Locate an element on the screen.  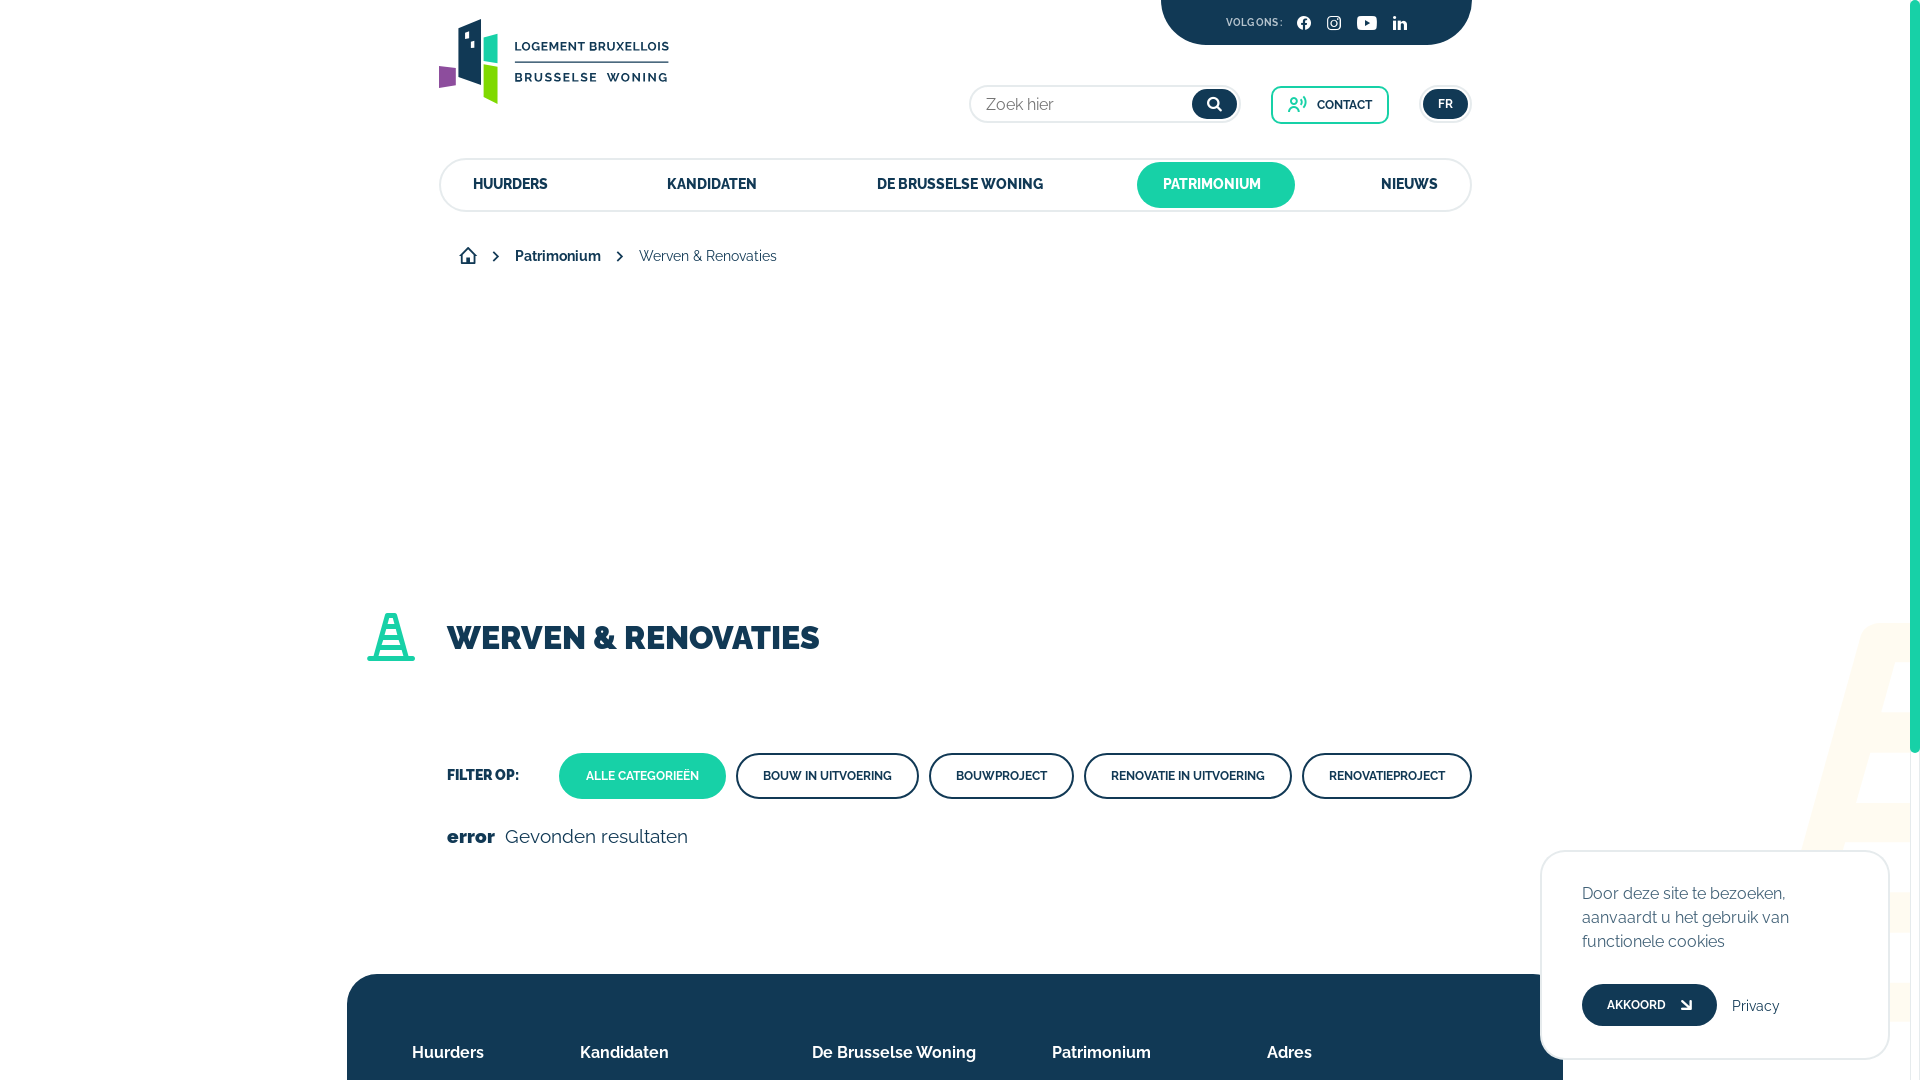
'BOUW IN UITVOERING' is located at coordinates (827, 774).